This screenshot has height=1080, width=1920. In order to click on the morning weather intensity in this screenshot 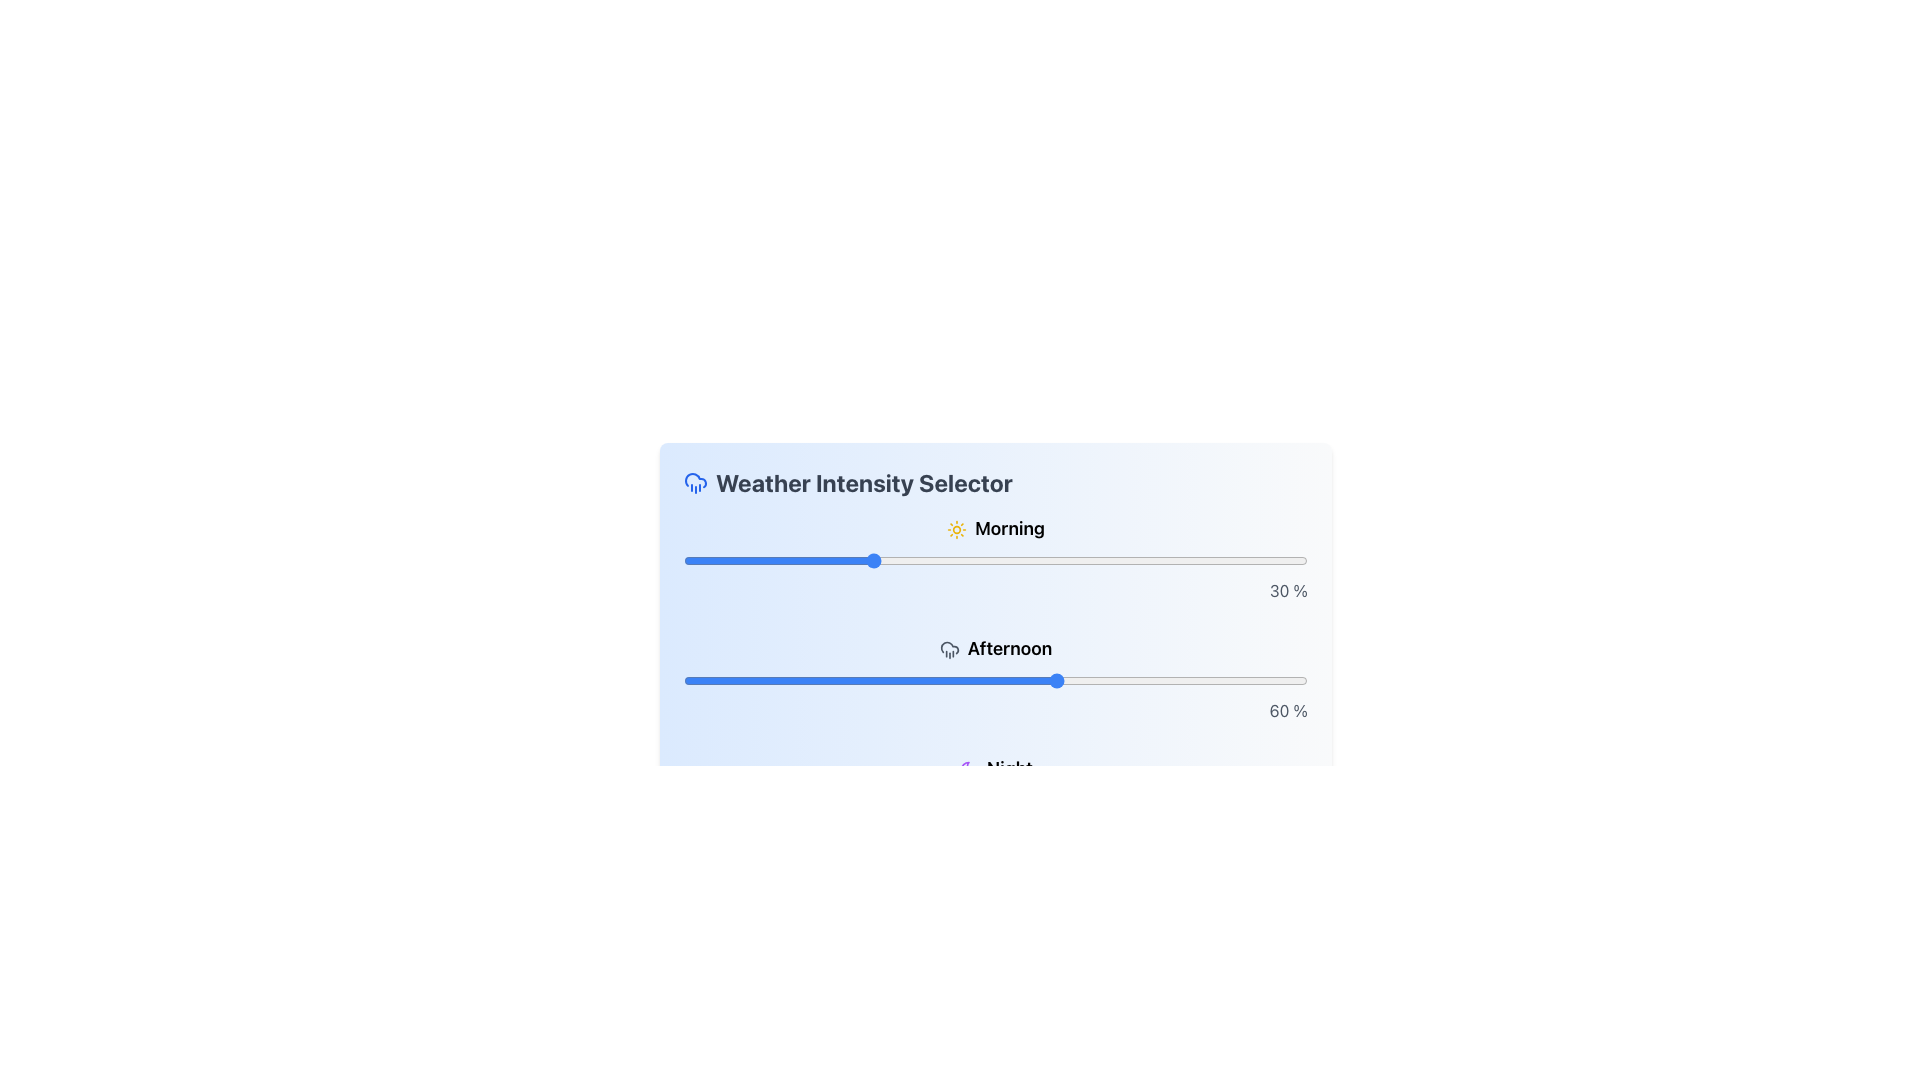, I will do `click(690, 560)`.